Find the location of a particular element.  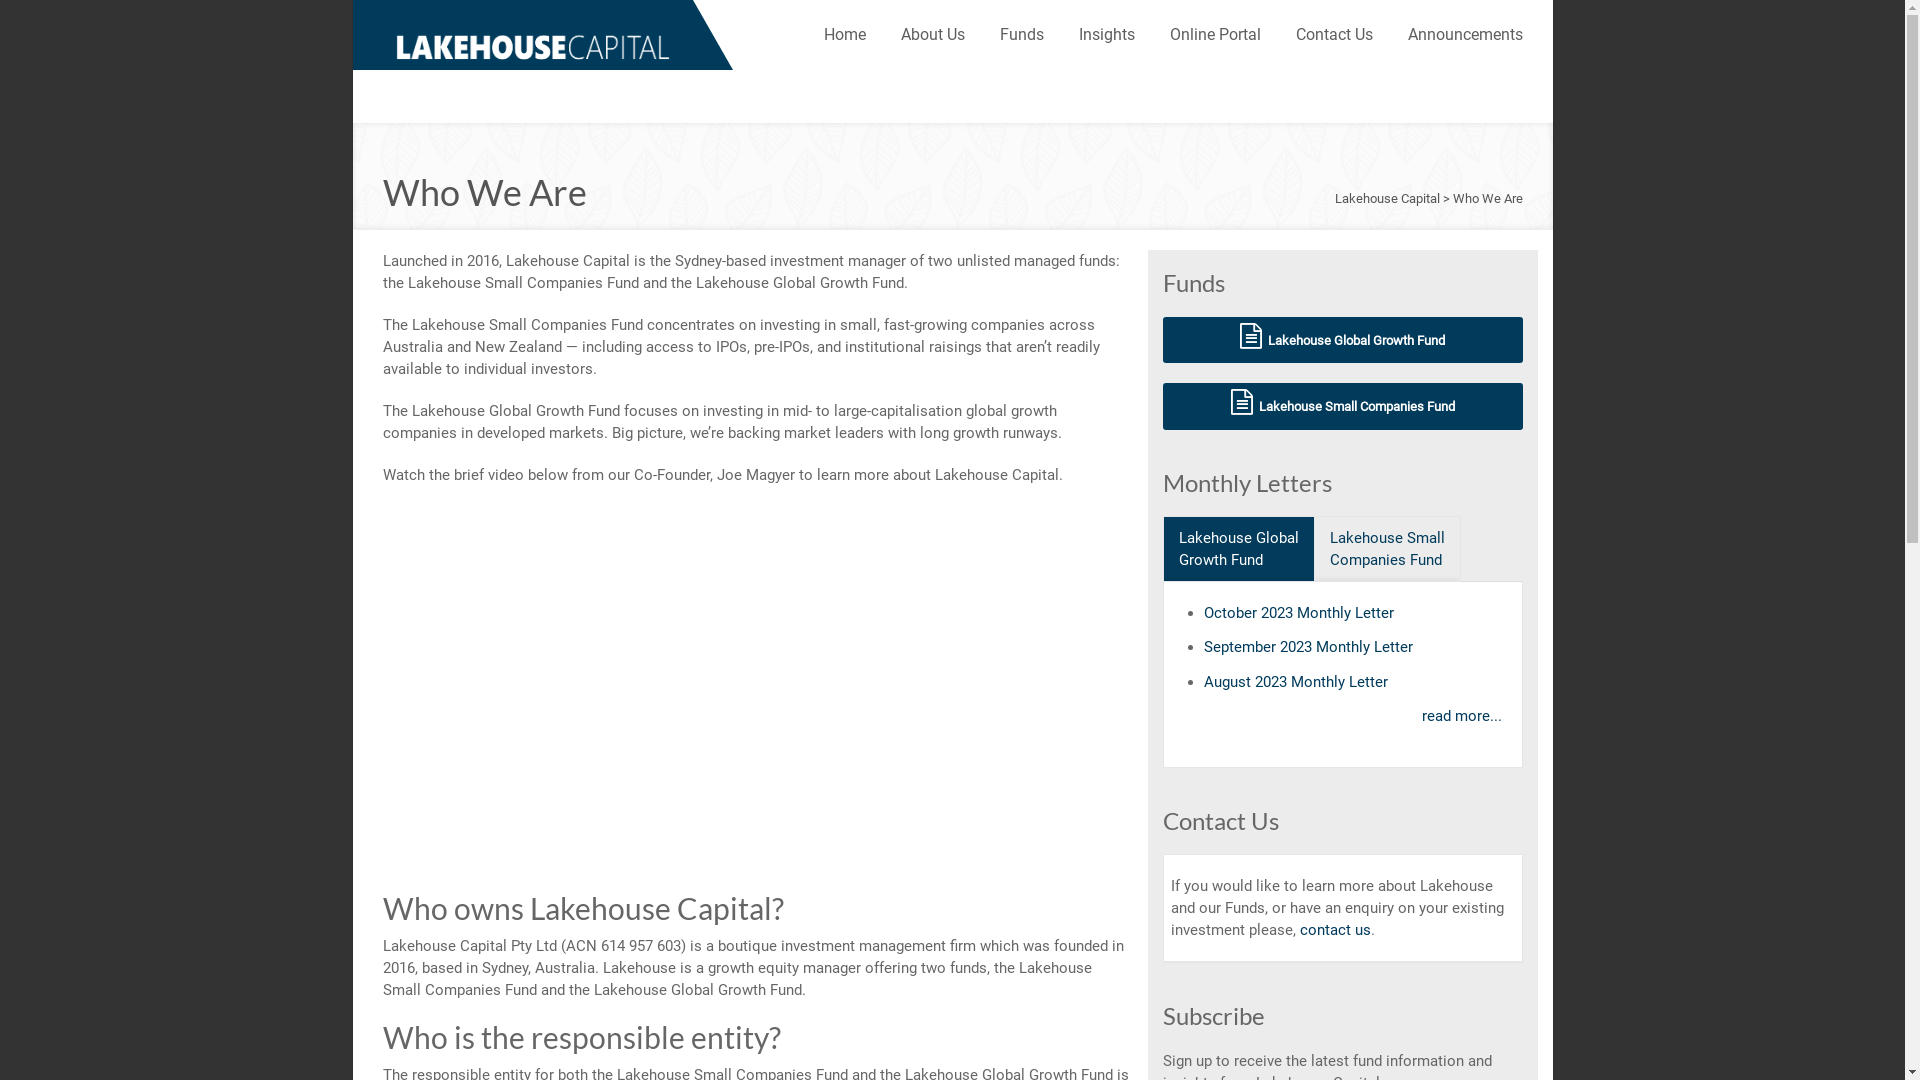

'Home' is located at coordinates (844, 34).